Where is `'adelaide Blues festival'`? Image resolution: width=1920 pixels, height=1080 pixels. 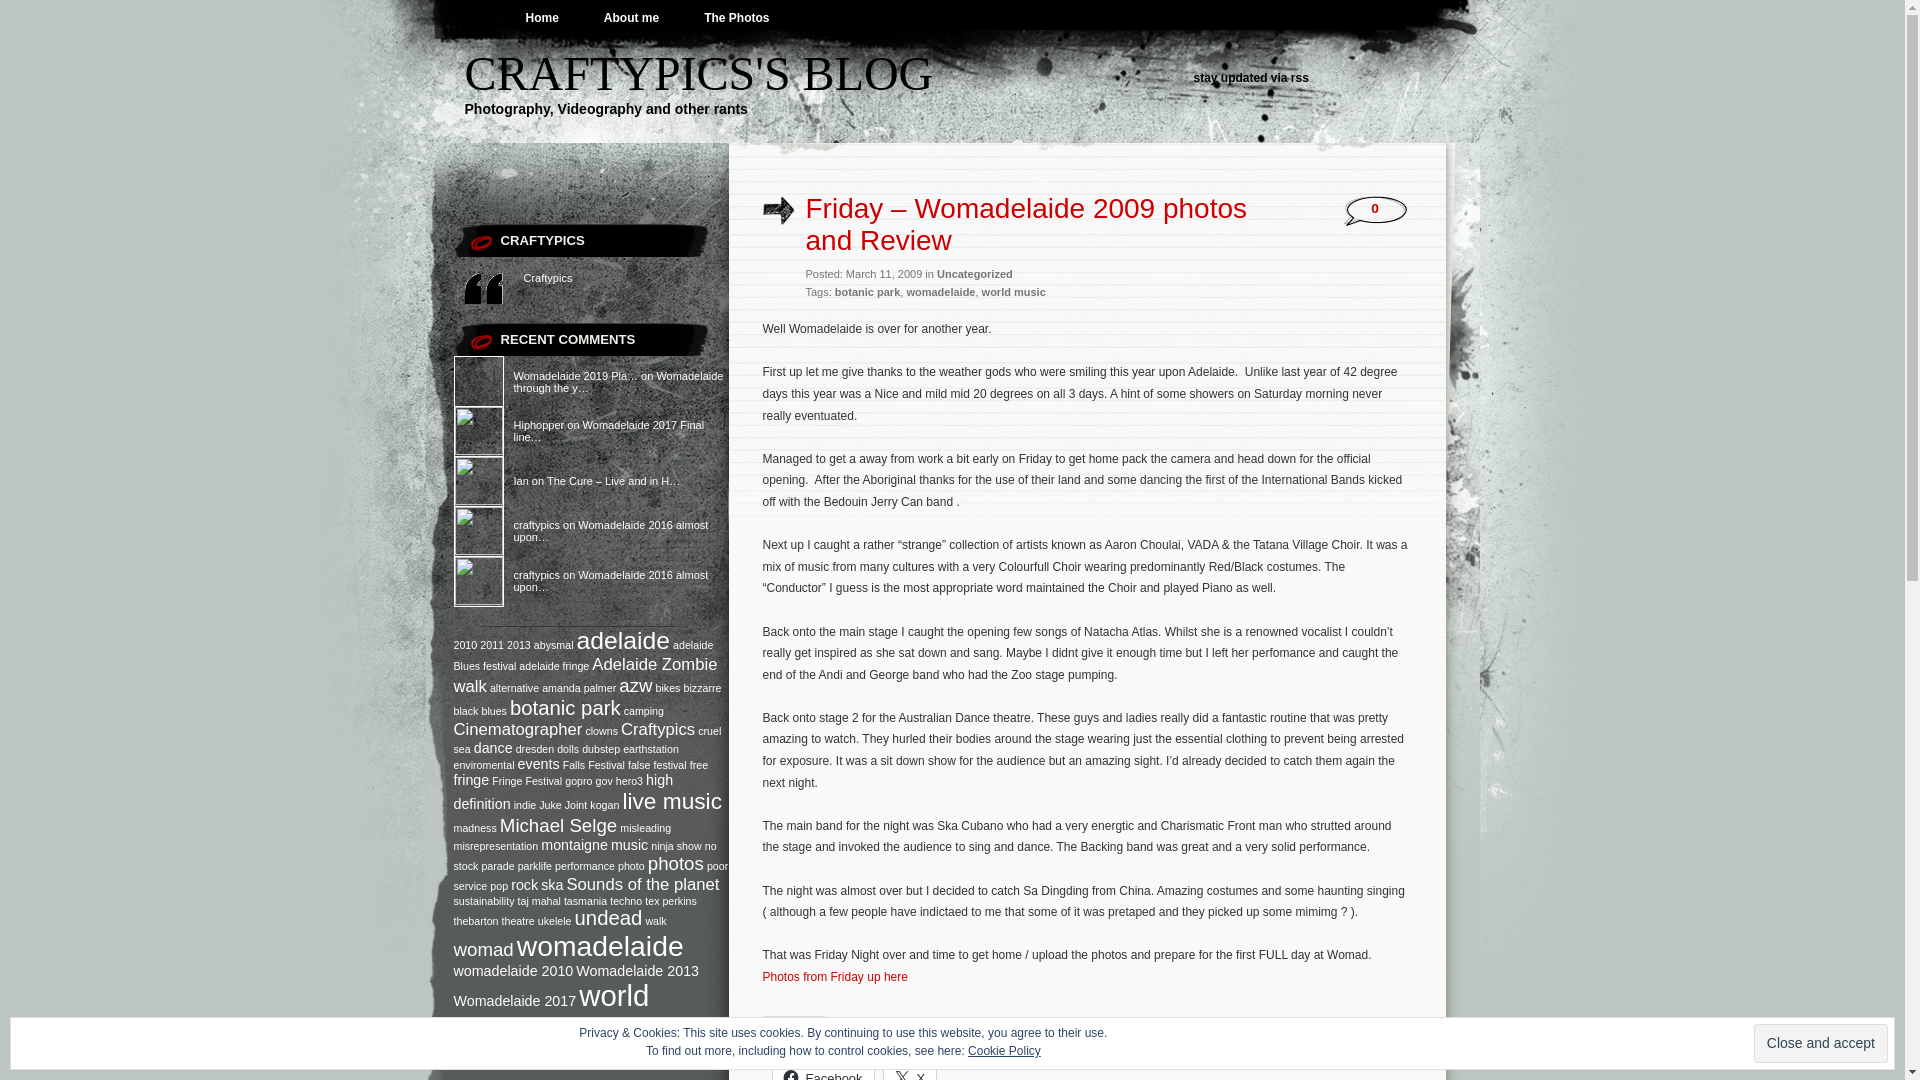 'adelaide Blues festival' is located at coordinates (583, 655).